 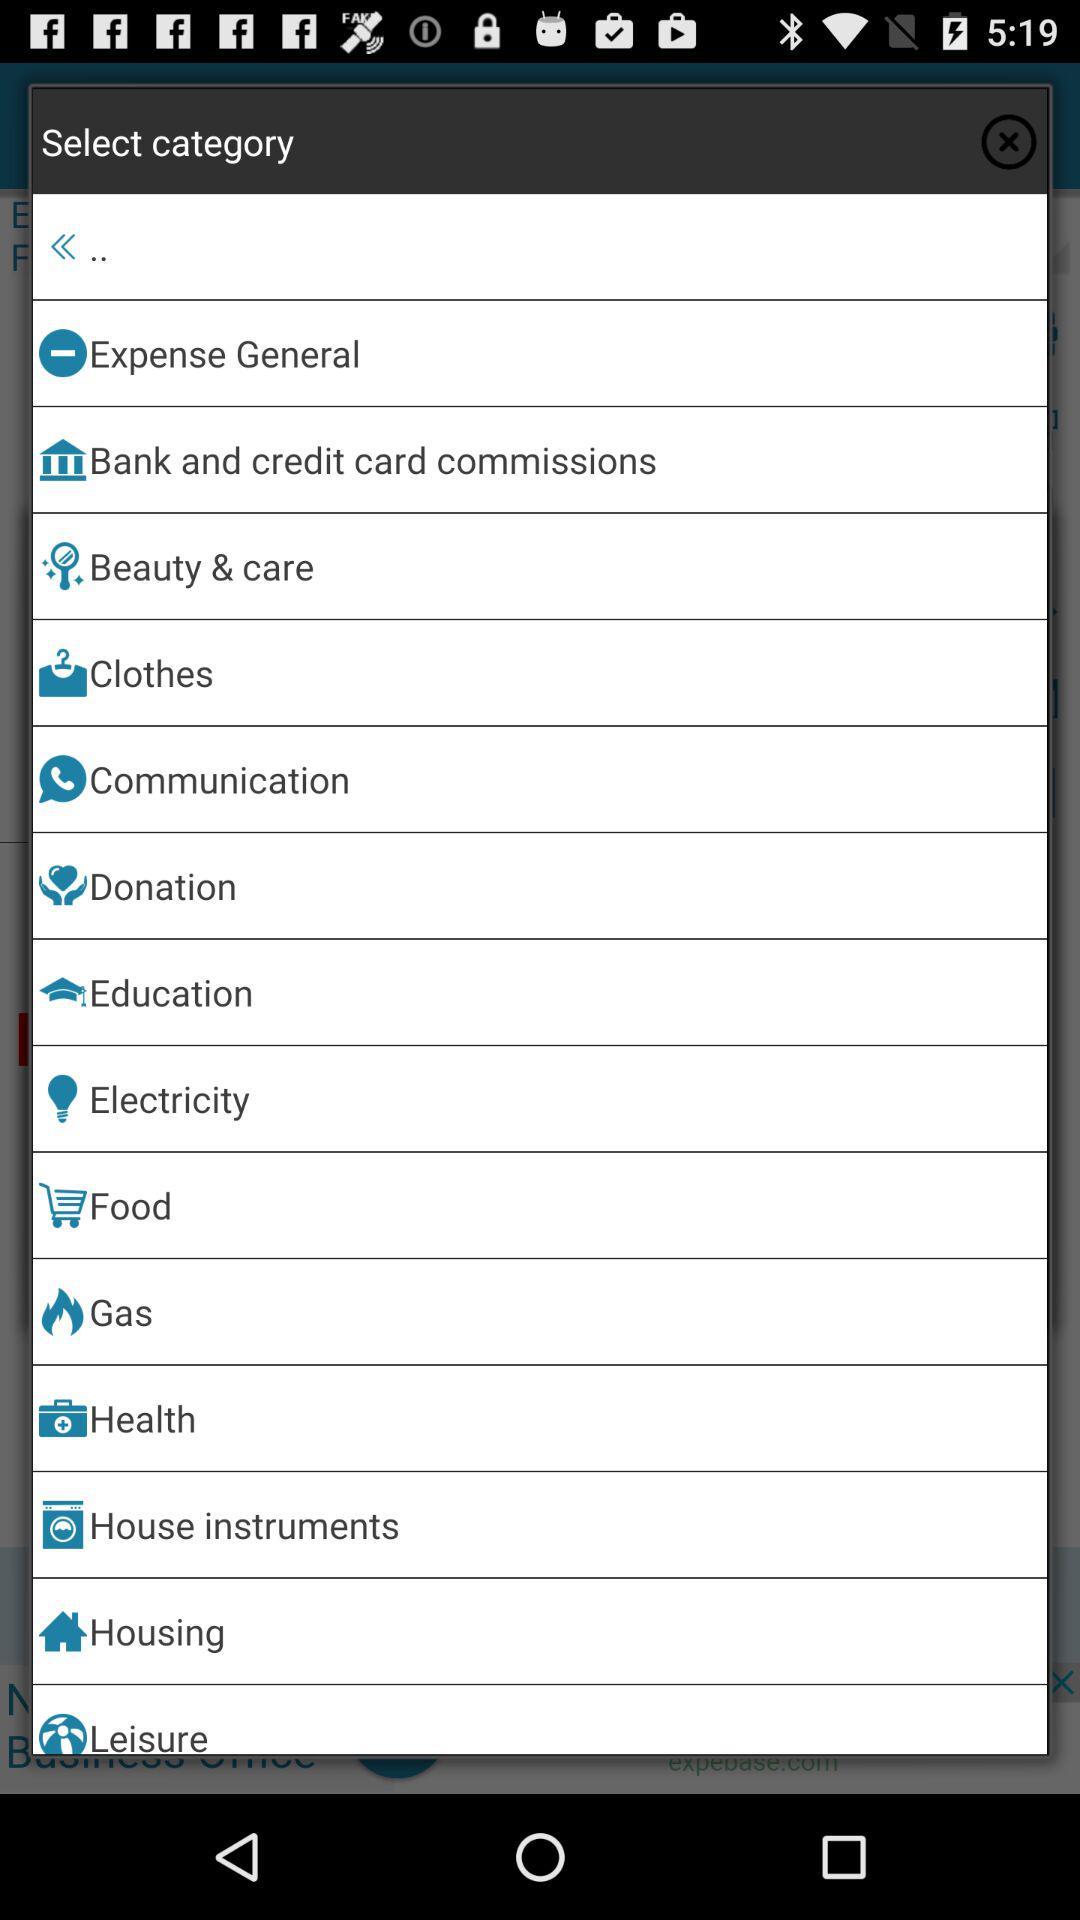 What do you see at coordinates (564, 1523) in the screenshot?
I see `the item above the housing item` at bounding box center [564, 1523].